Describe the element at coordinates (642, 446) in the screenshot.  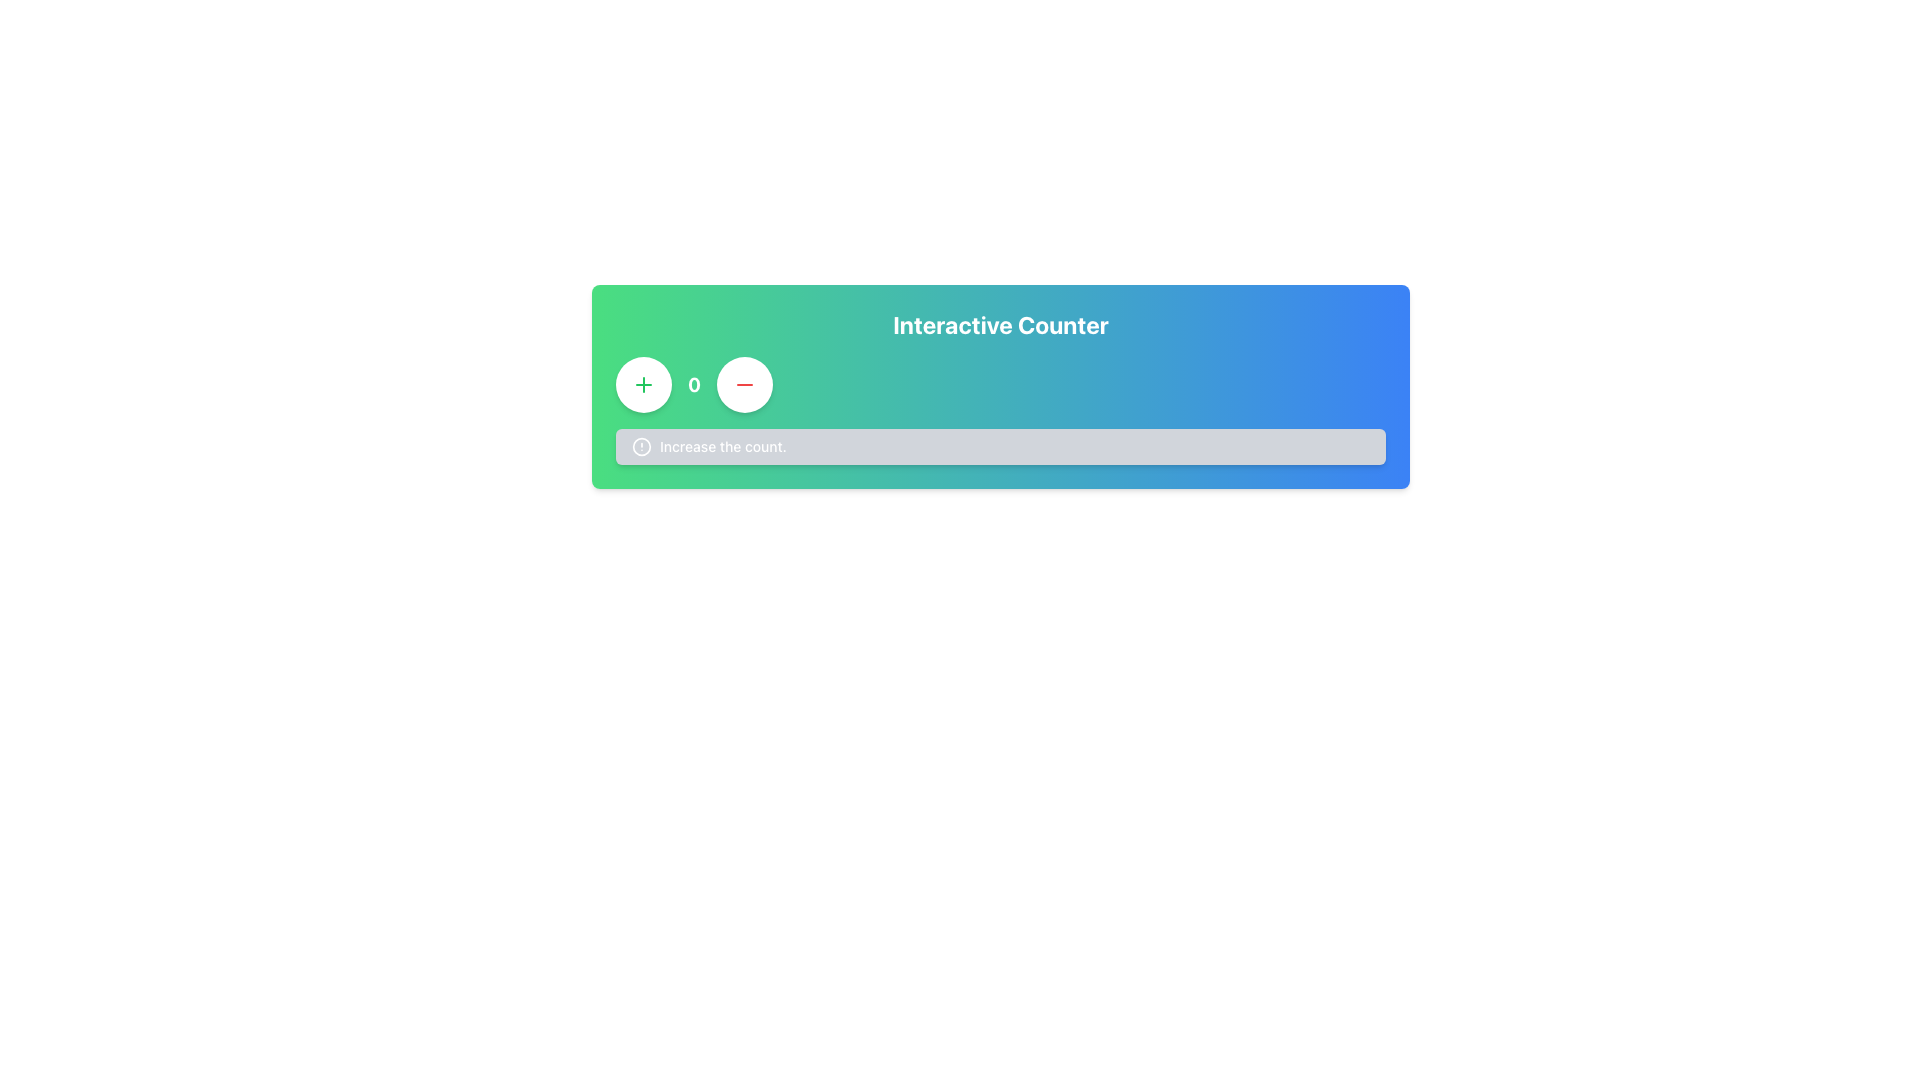
I see `the alert icon, which is a circular icon with a thin border and an alert symbol, located to the left of the 'Increase the count.' text label` at that location.